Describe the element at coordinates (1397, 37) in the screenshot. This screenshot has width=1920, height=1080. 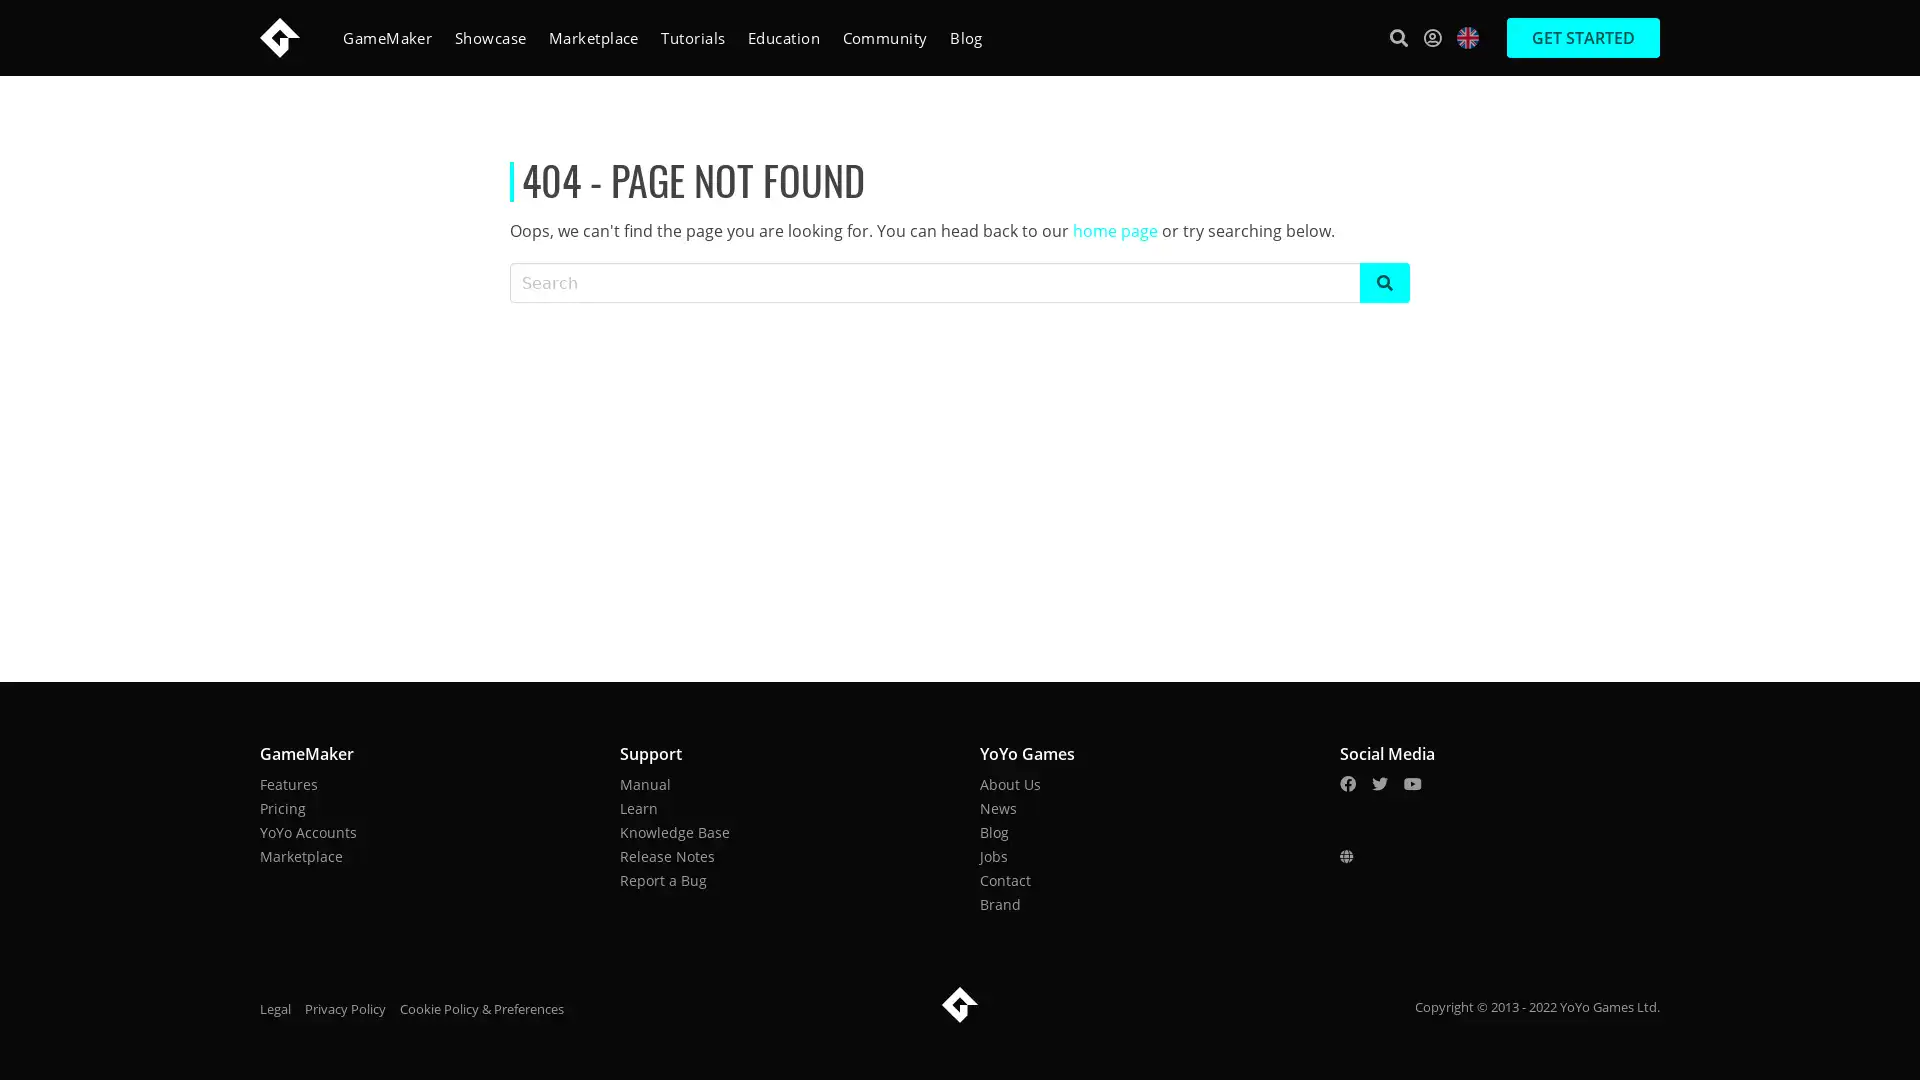
I see `Search` at that location.